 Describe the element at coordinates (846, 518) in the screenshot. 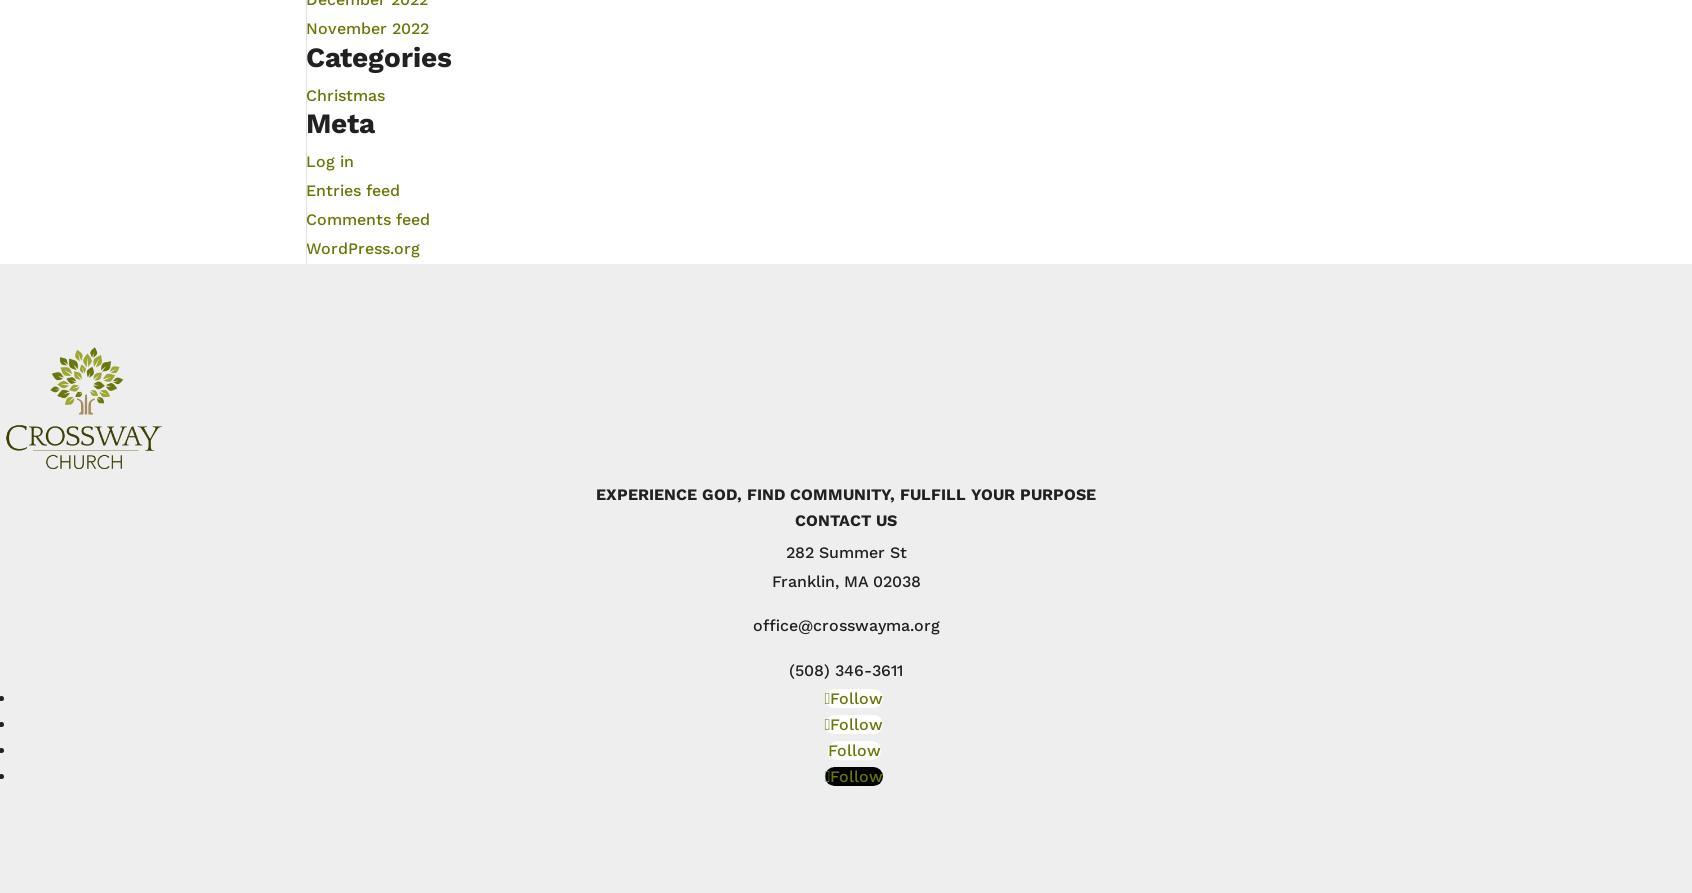

I see `'CONTACT US'` at that location.